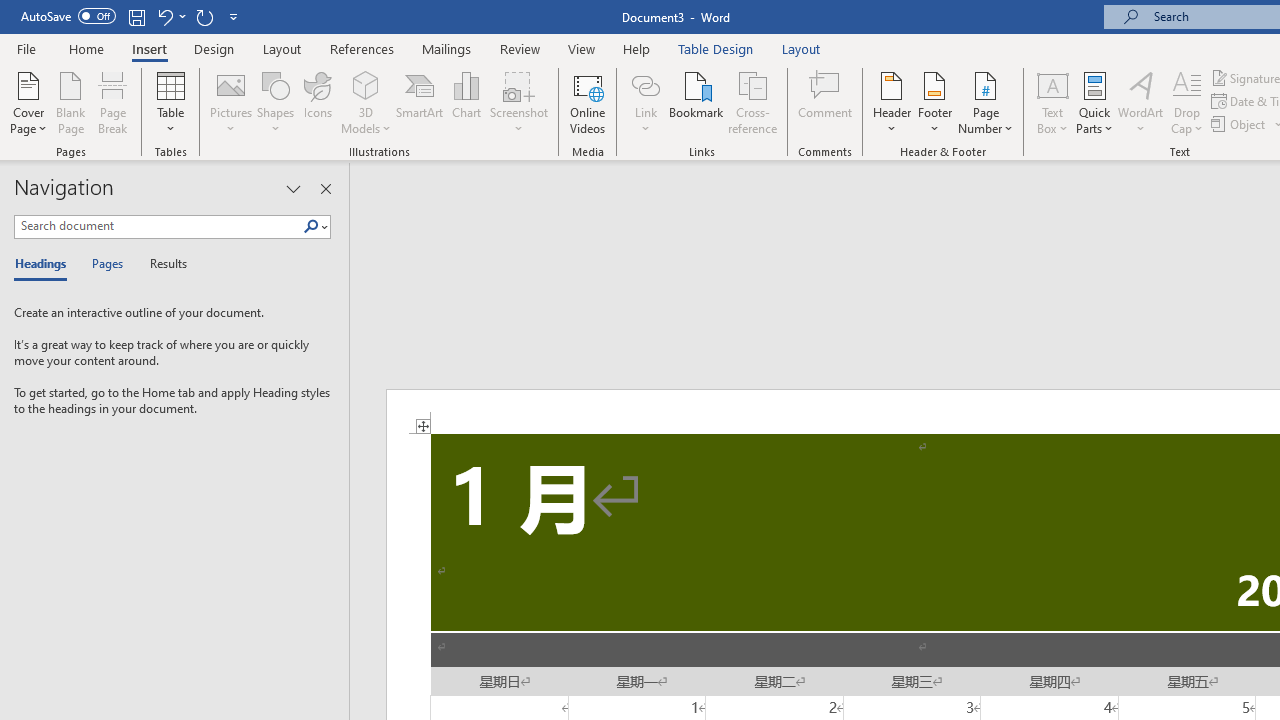 The image size is (1280, 720). I want to click on 'Home', so click(85, 48).